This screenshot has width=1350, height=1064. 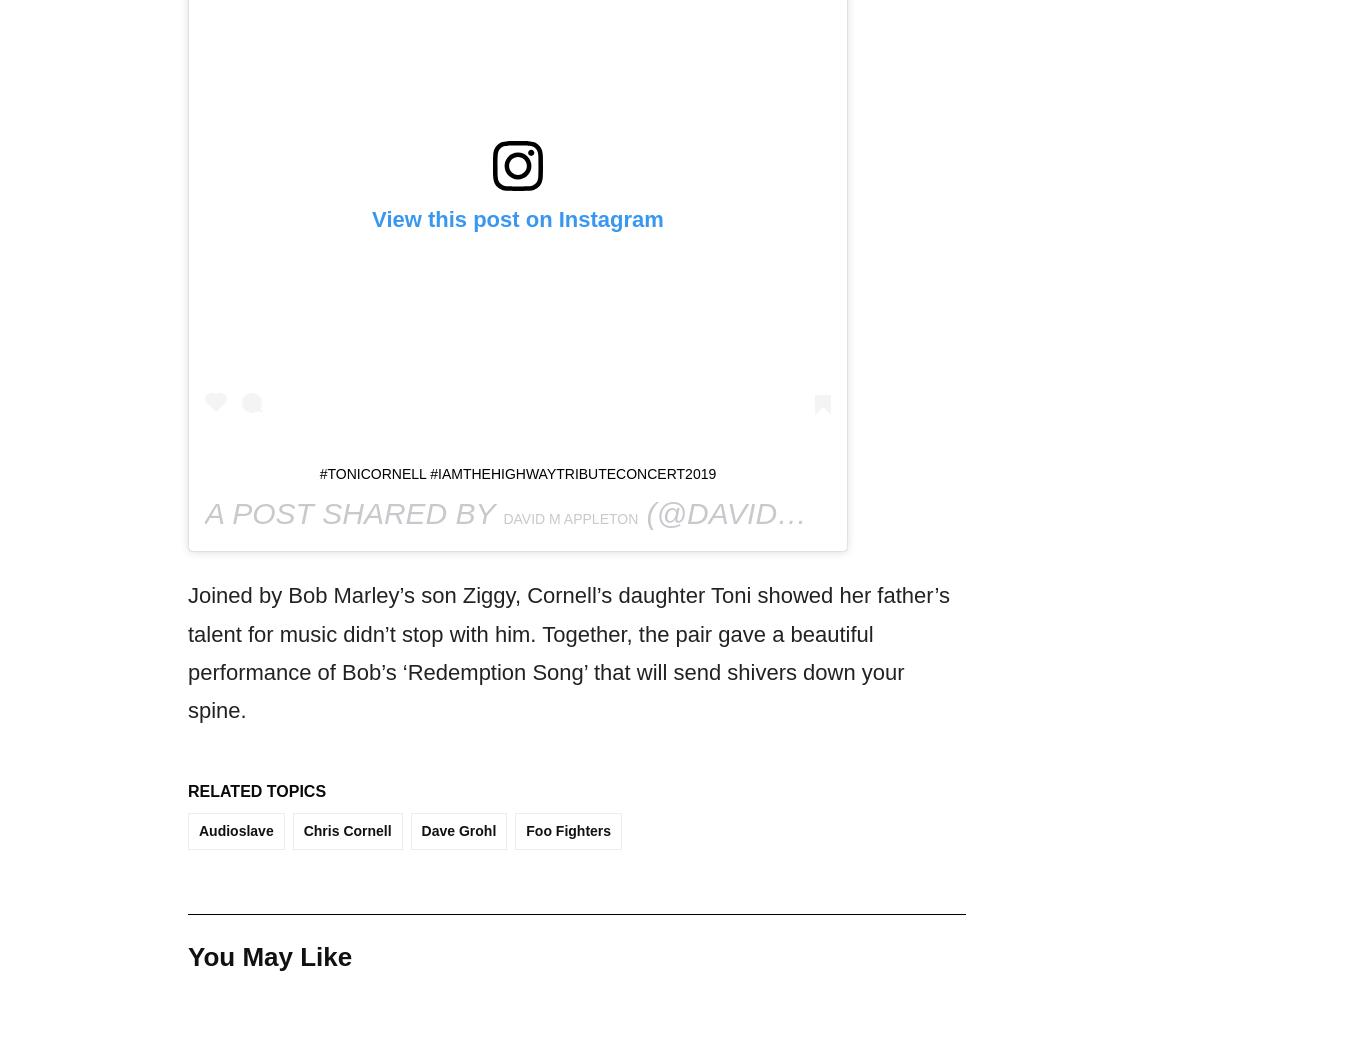 I want to click on 'View this post on Instagram', so click(x=372, y=219).